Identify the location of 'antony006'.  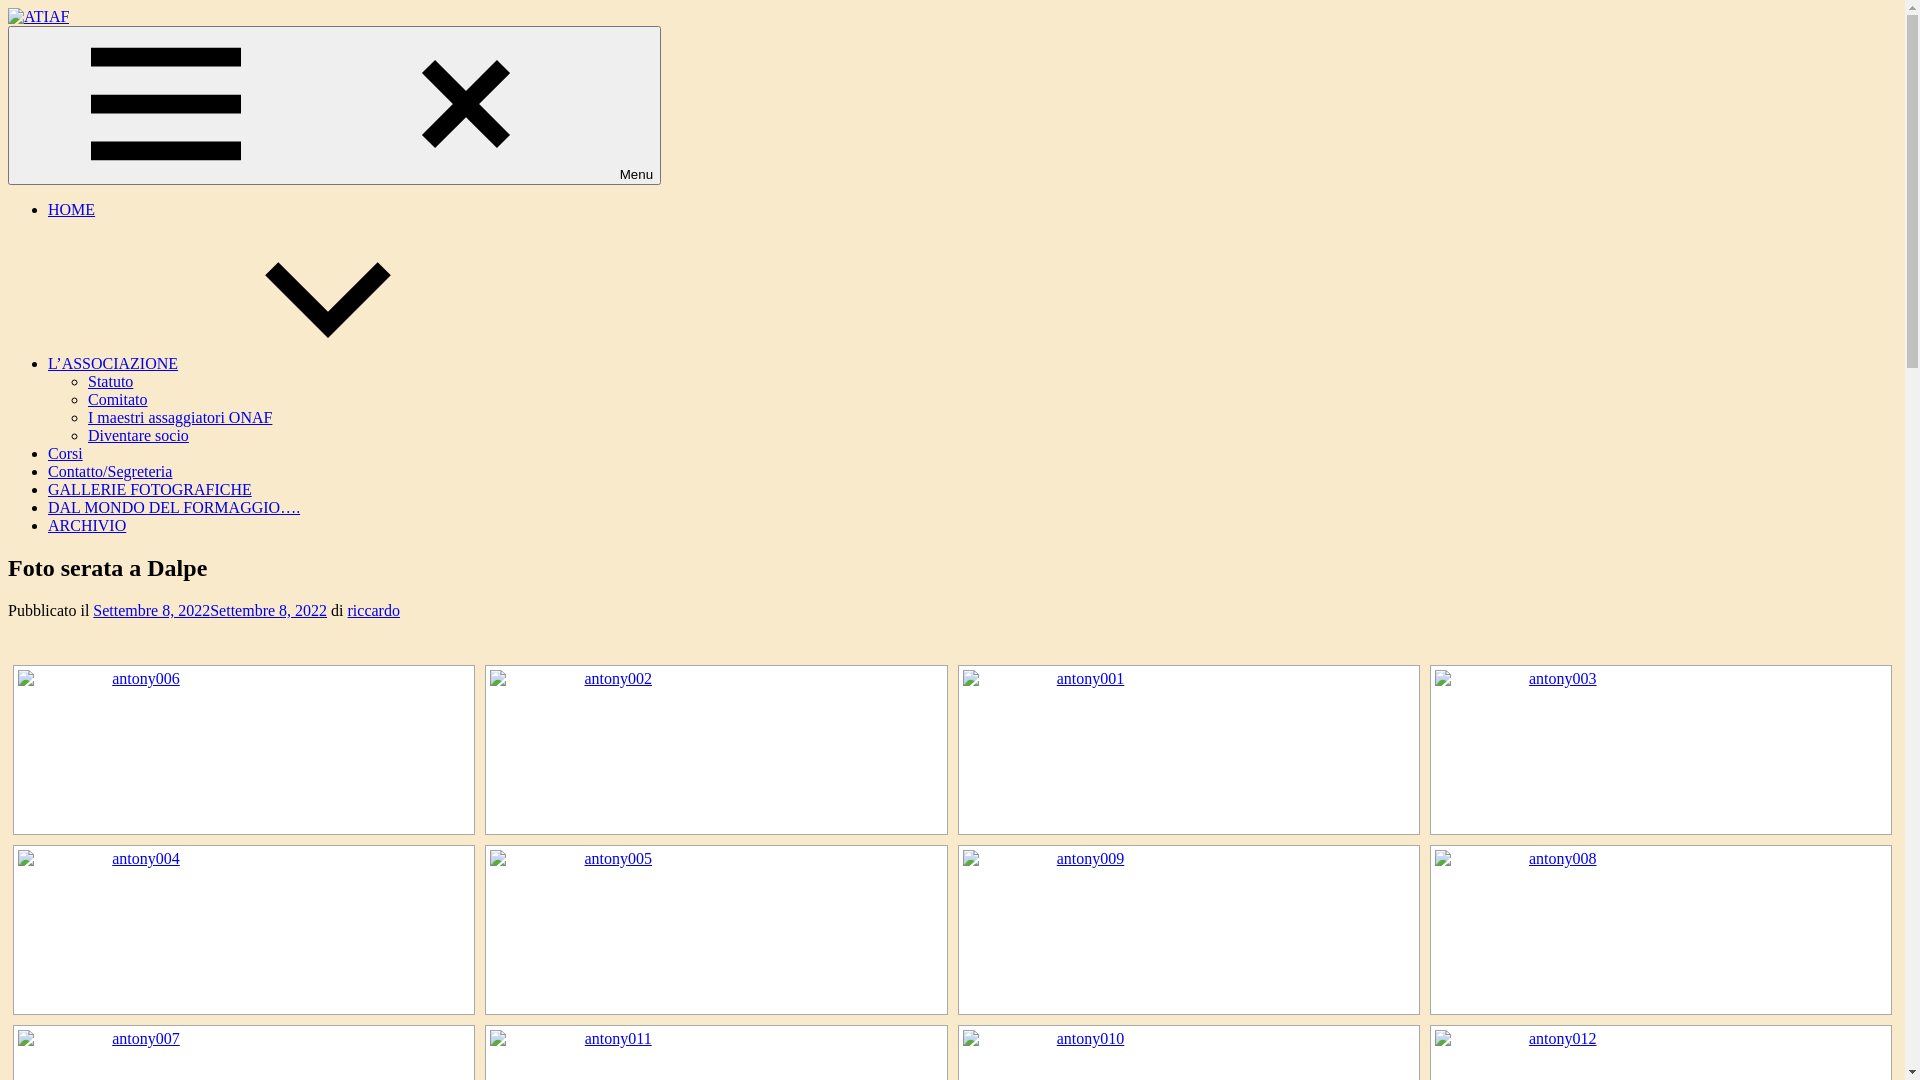
(137, 749).